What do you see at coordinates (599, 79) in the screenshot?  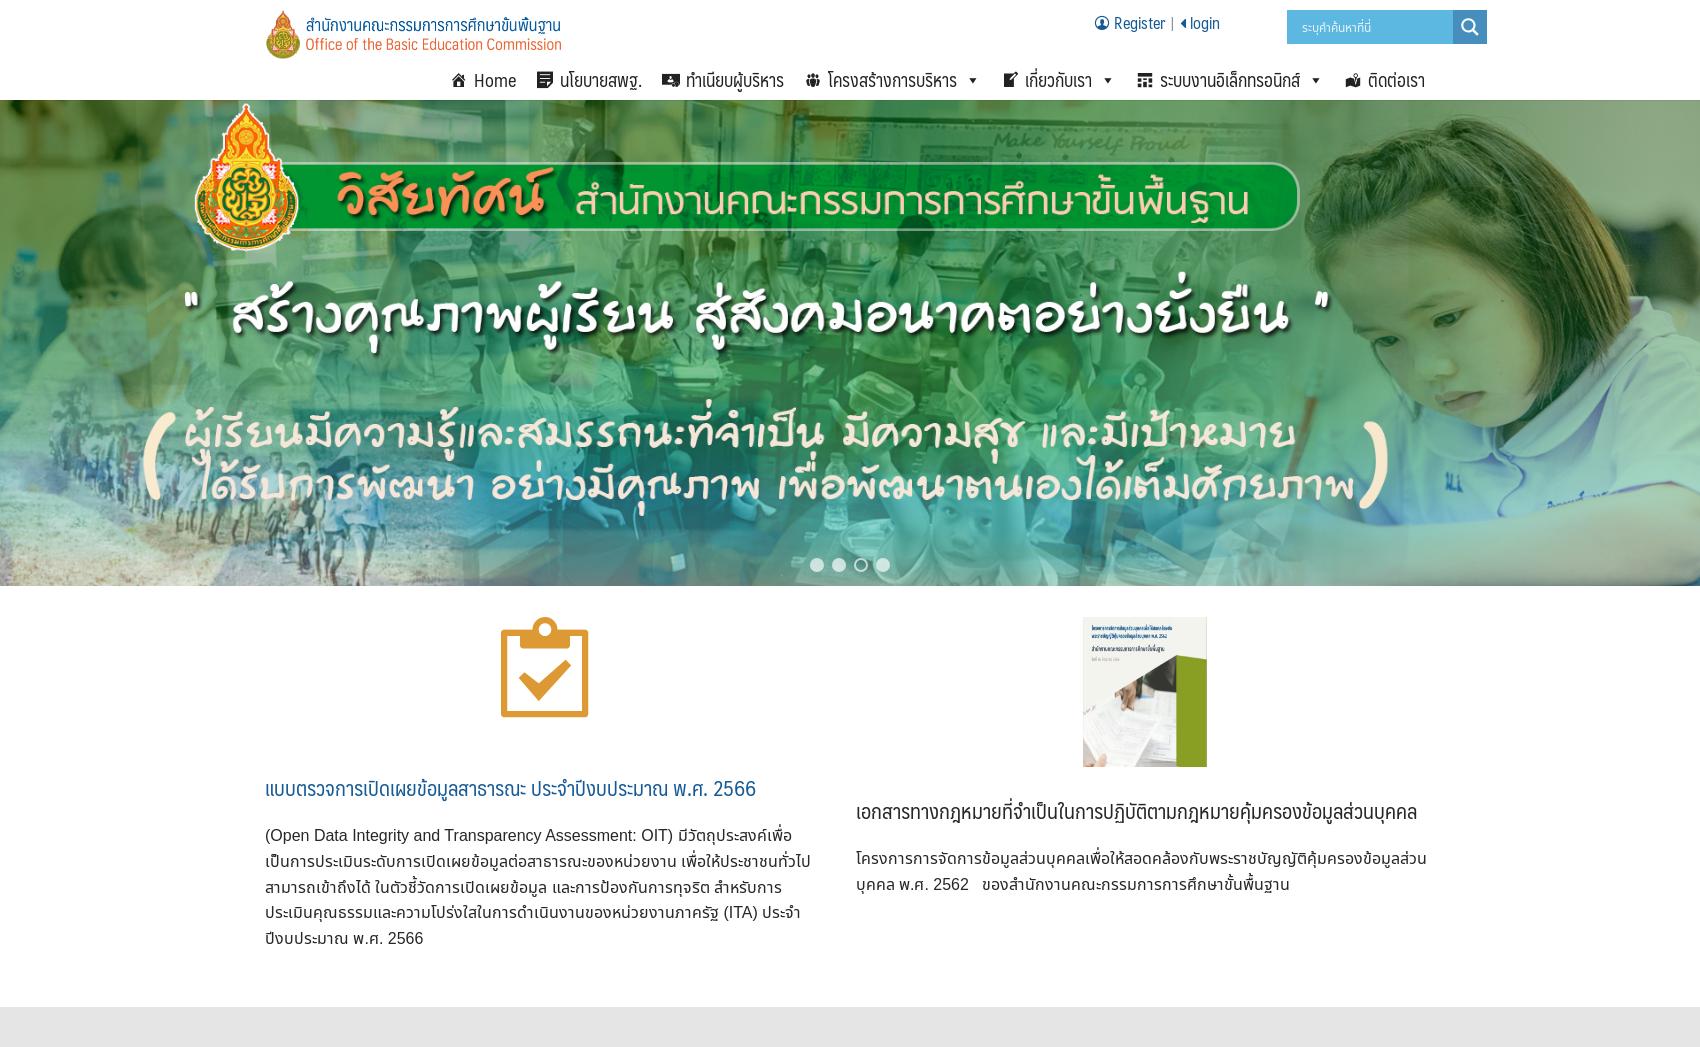 I see `'นโยบายสพฐ.'` at bounding box center [599, 79].